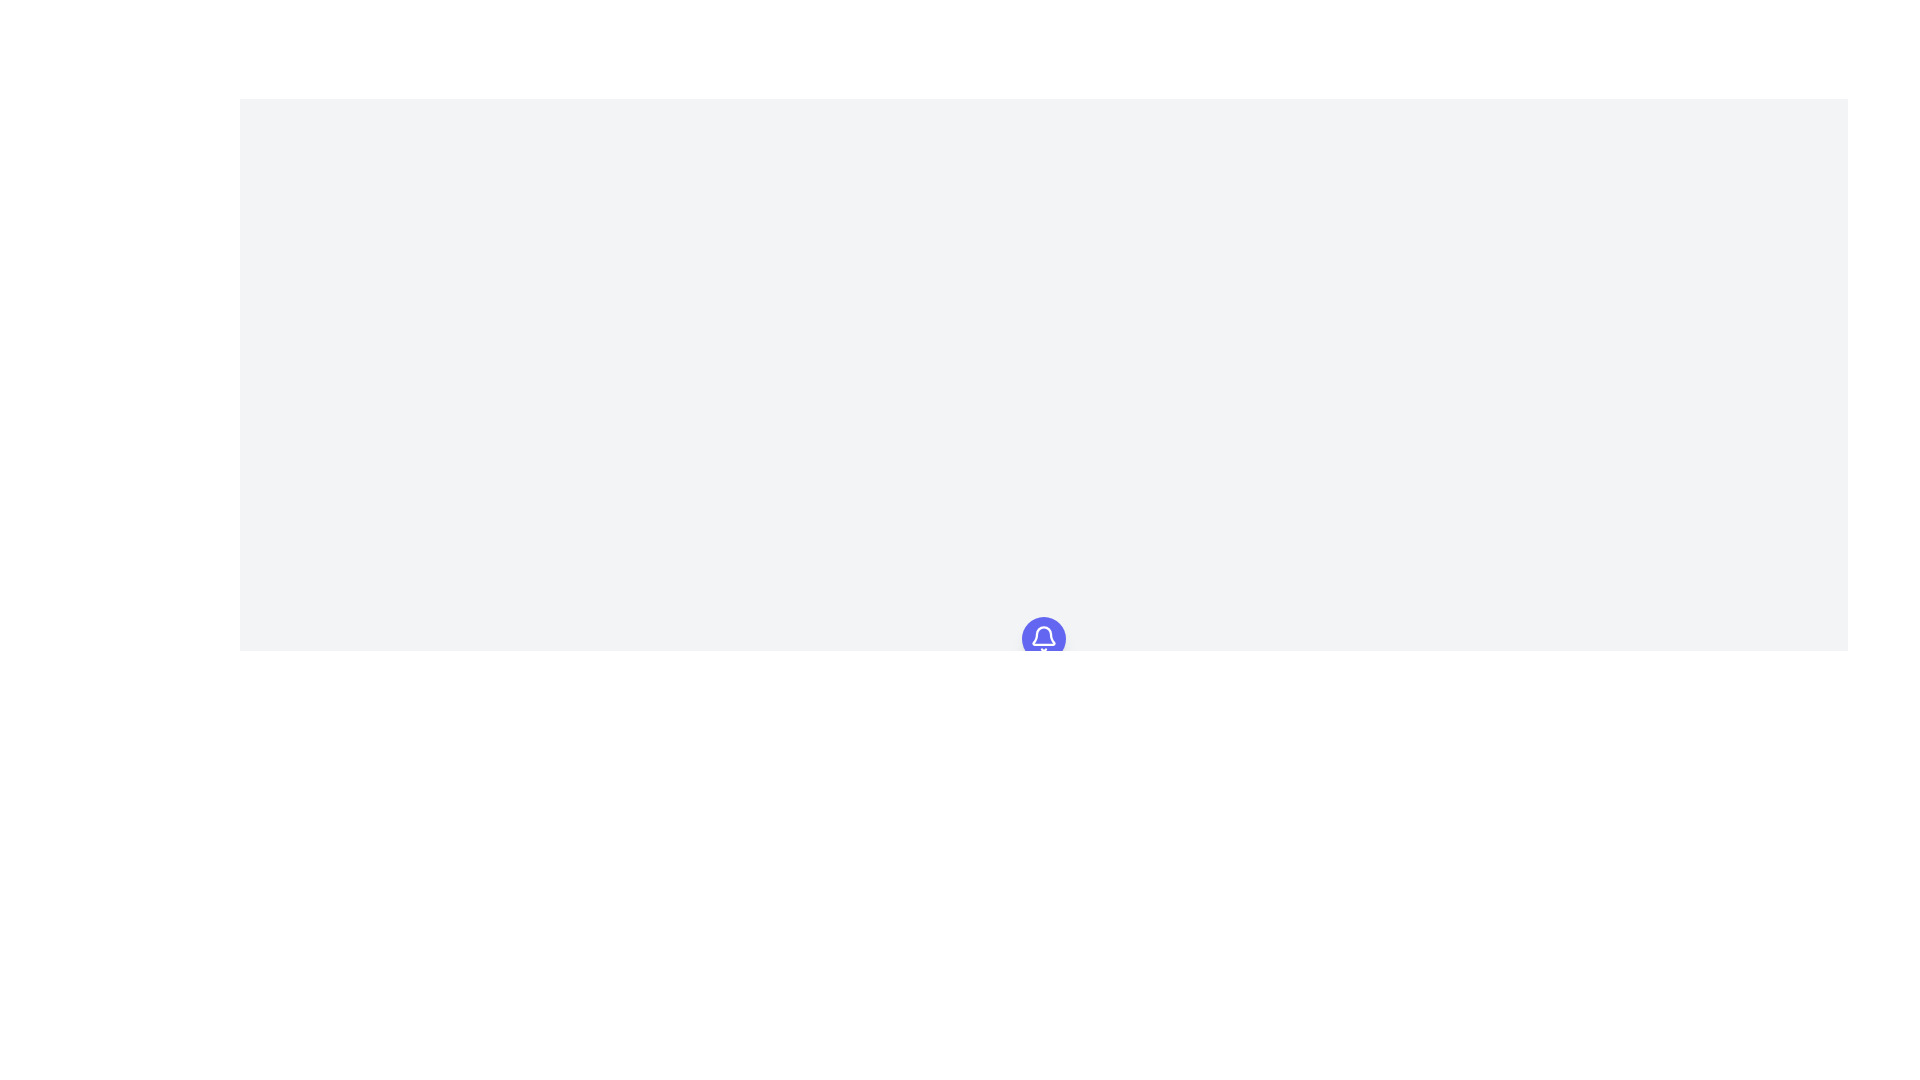 The width and height of the screenshot is (1920, 1080). Describe the element at coordinates (1042, 639) in the screenshot. I see `the circular button with a bell icon, which has a blue background and is positioned near the top center of the page` at that location.